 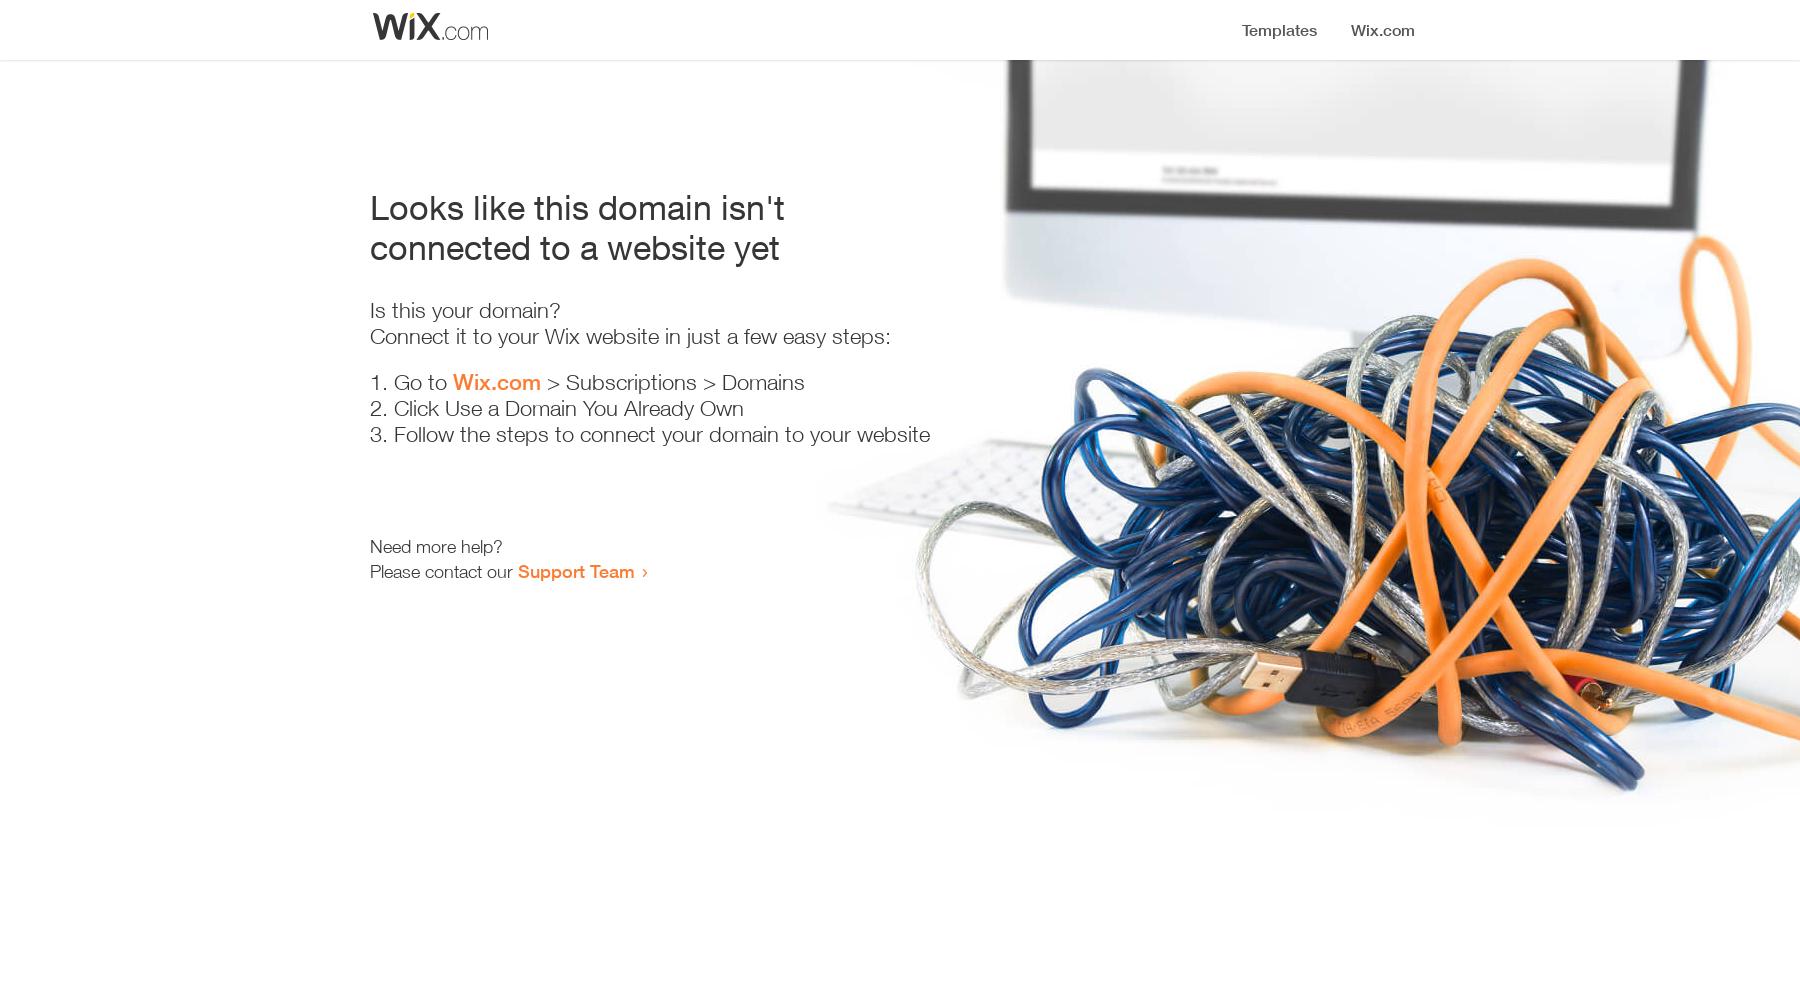 I want to click on 'Is this your domain?', so click(x=464, y=310).